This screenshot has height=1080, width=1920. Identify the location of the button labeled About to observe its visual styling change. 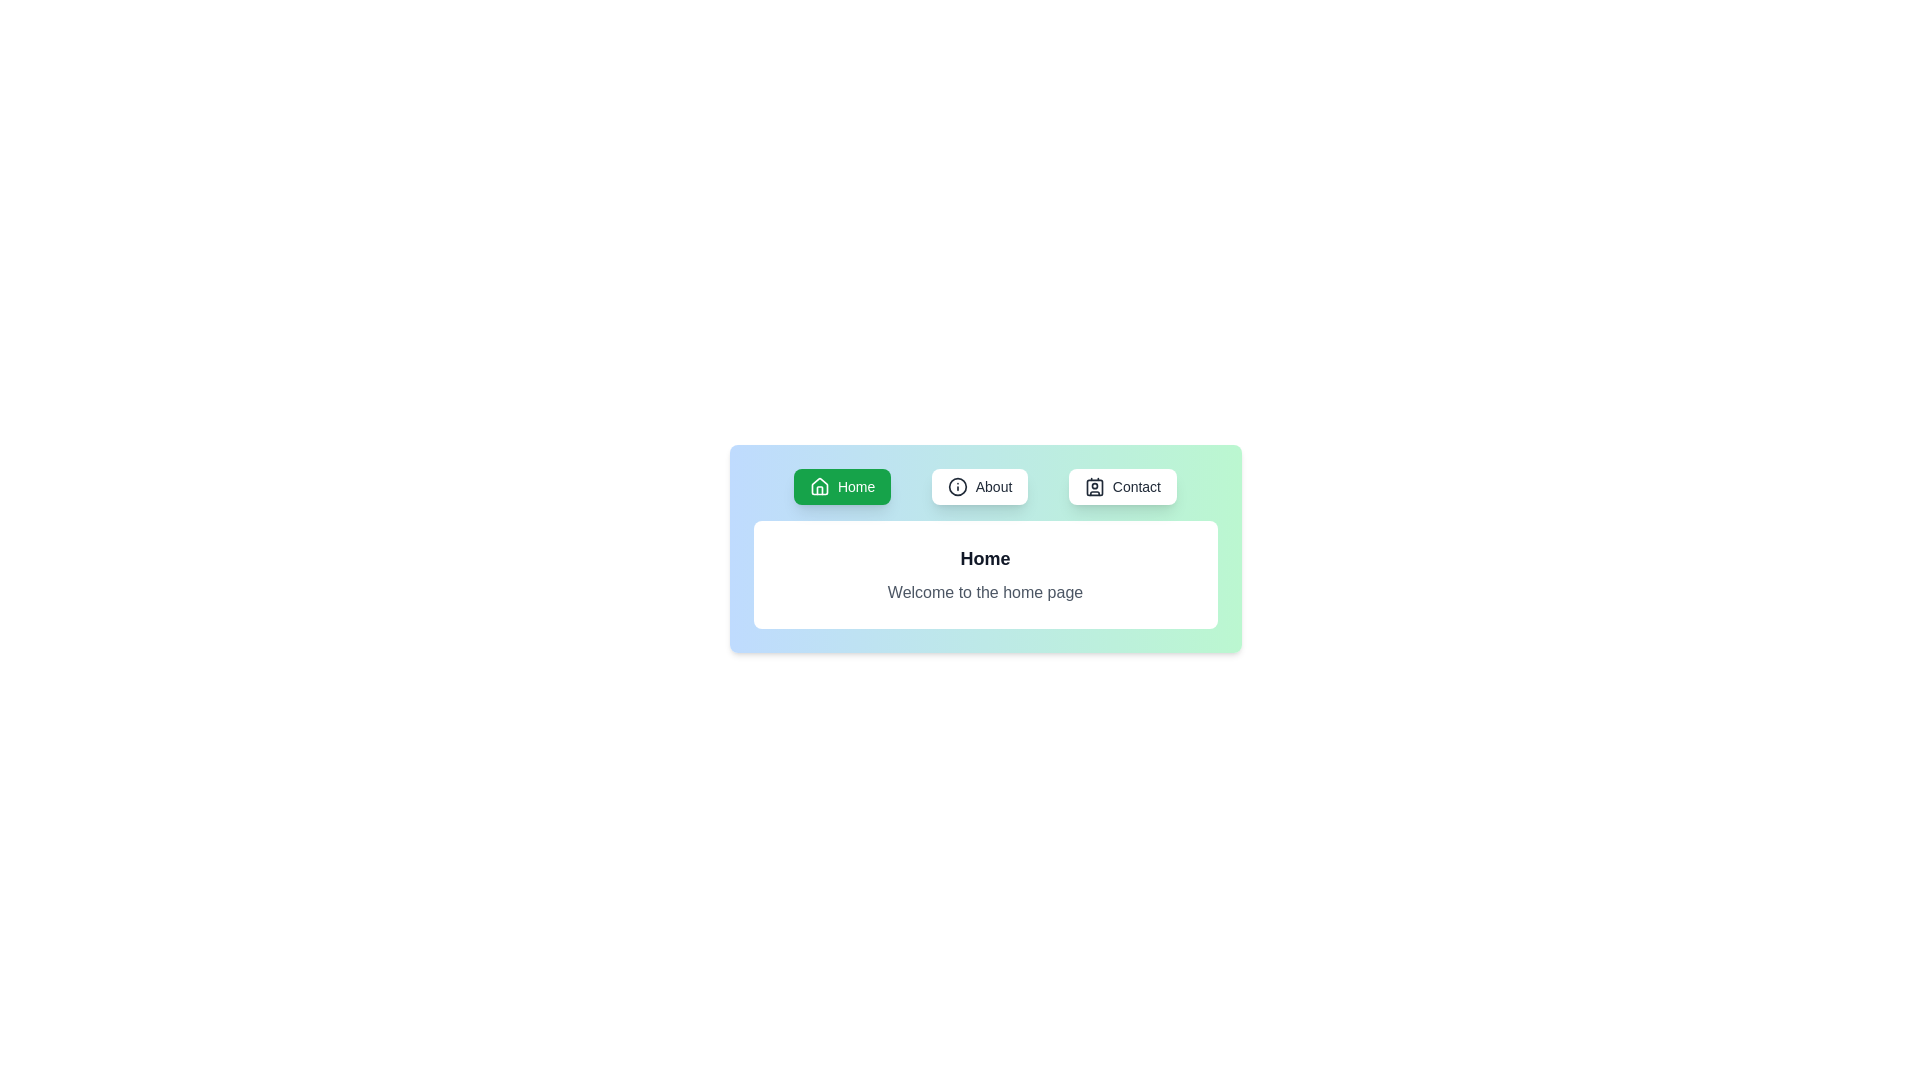
(979, 486).